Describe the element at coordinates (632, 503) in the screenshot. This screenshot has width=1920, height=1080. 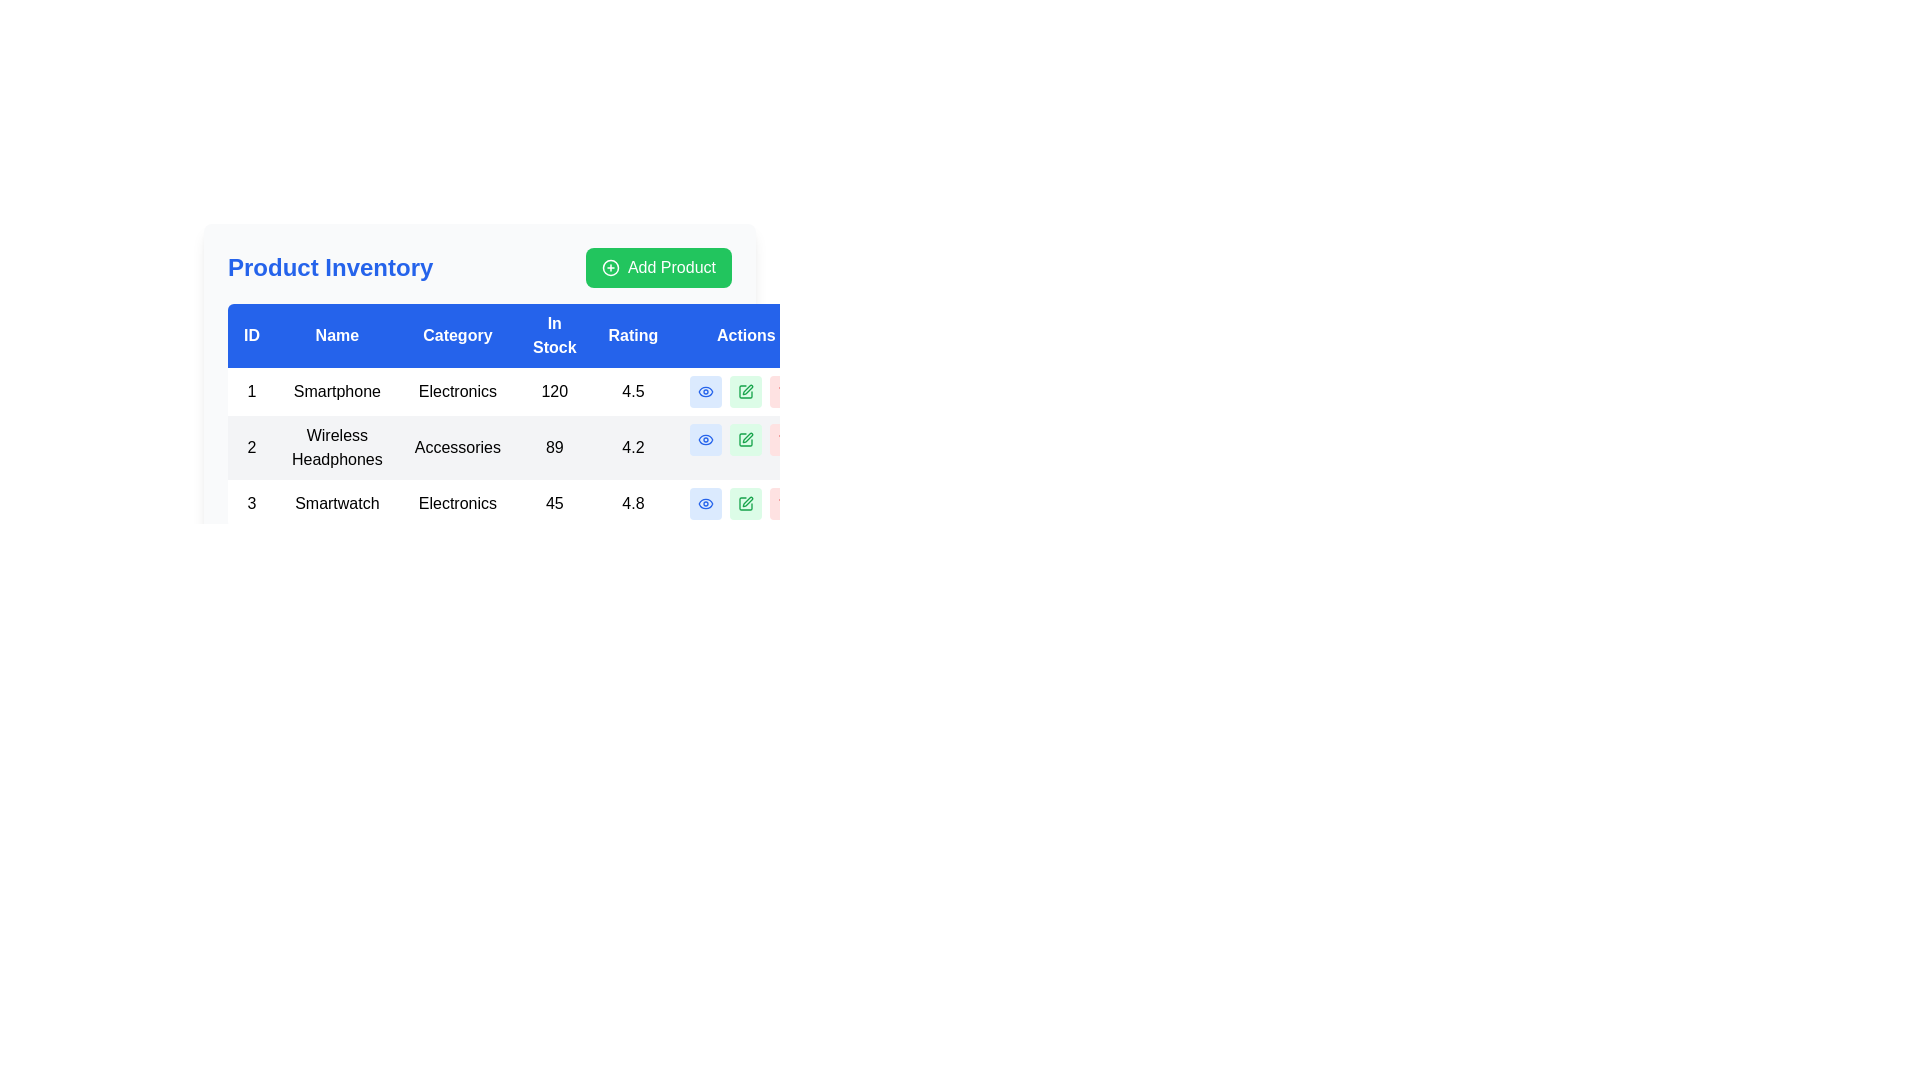
I see `the numeric rating display showing '4.8' located in the fifth column of the third row of the table, adjacent to '45' on the left` at that location.